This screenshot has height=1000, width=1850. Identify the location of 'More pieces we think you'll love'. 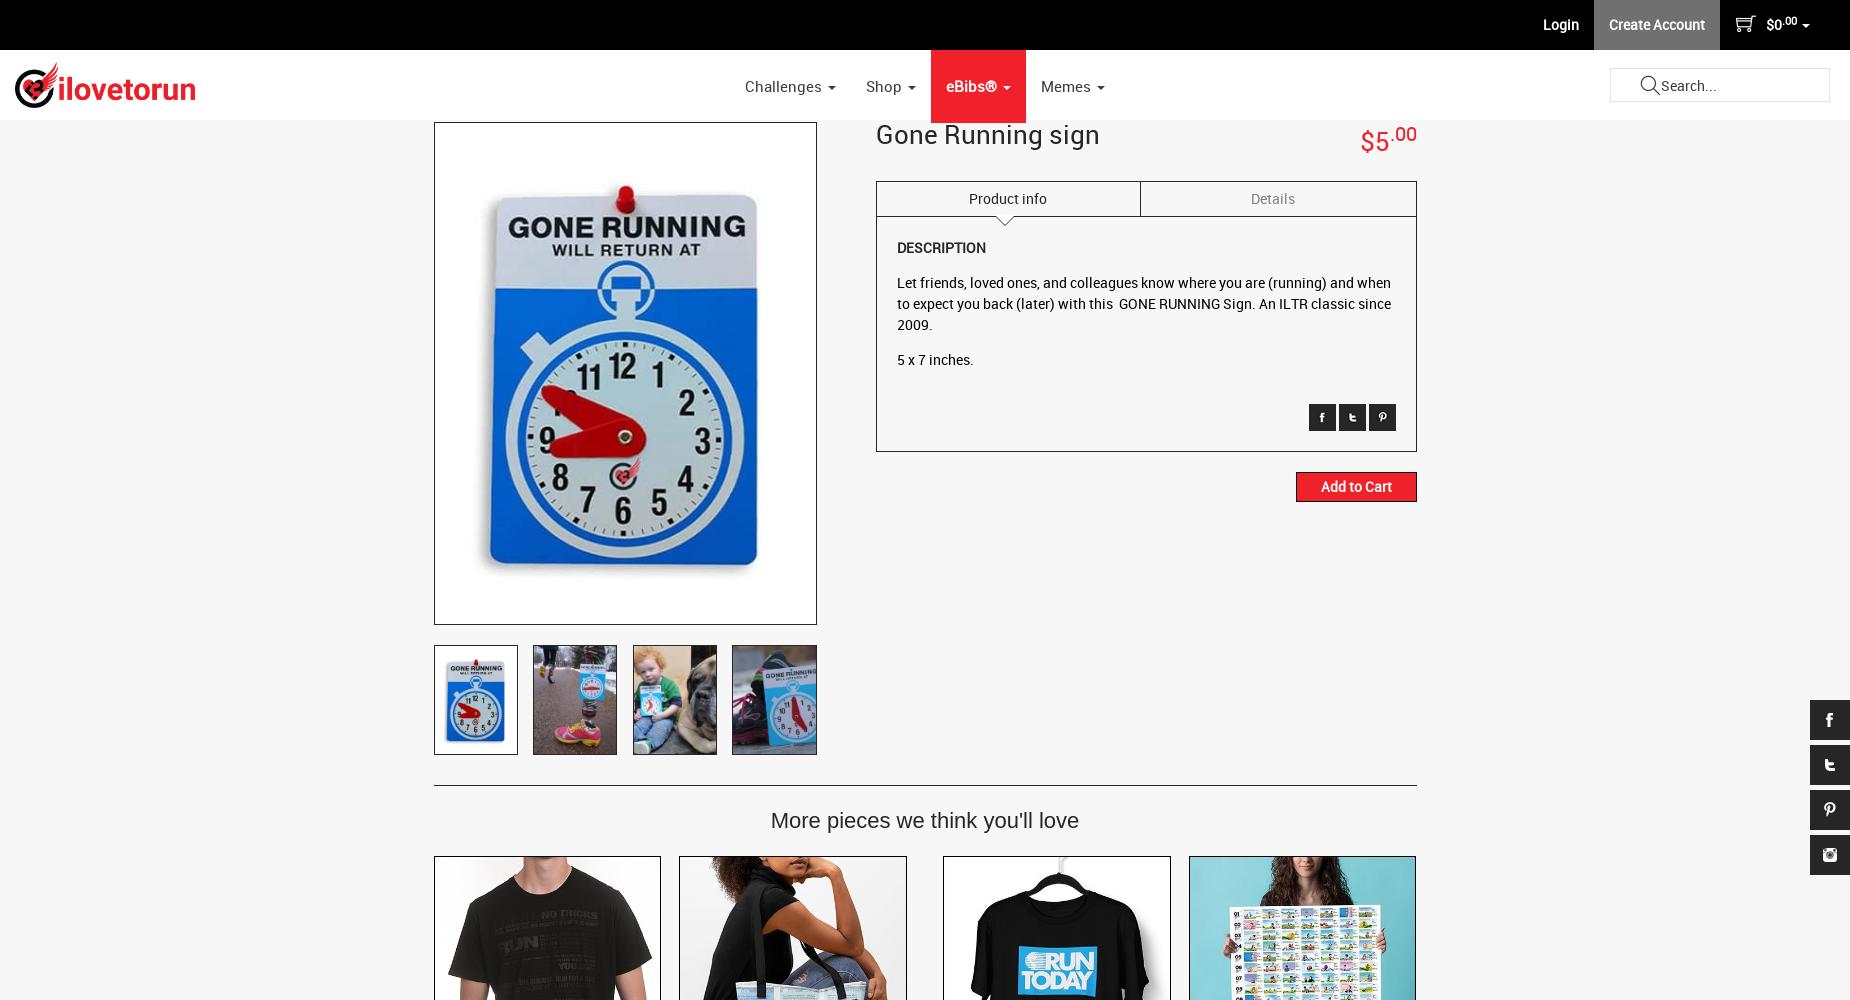
(924, 818).